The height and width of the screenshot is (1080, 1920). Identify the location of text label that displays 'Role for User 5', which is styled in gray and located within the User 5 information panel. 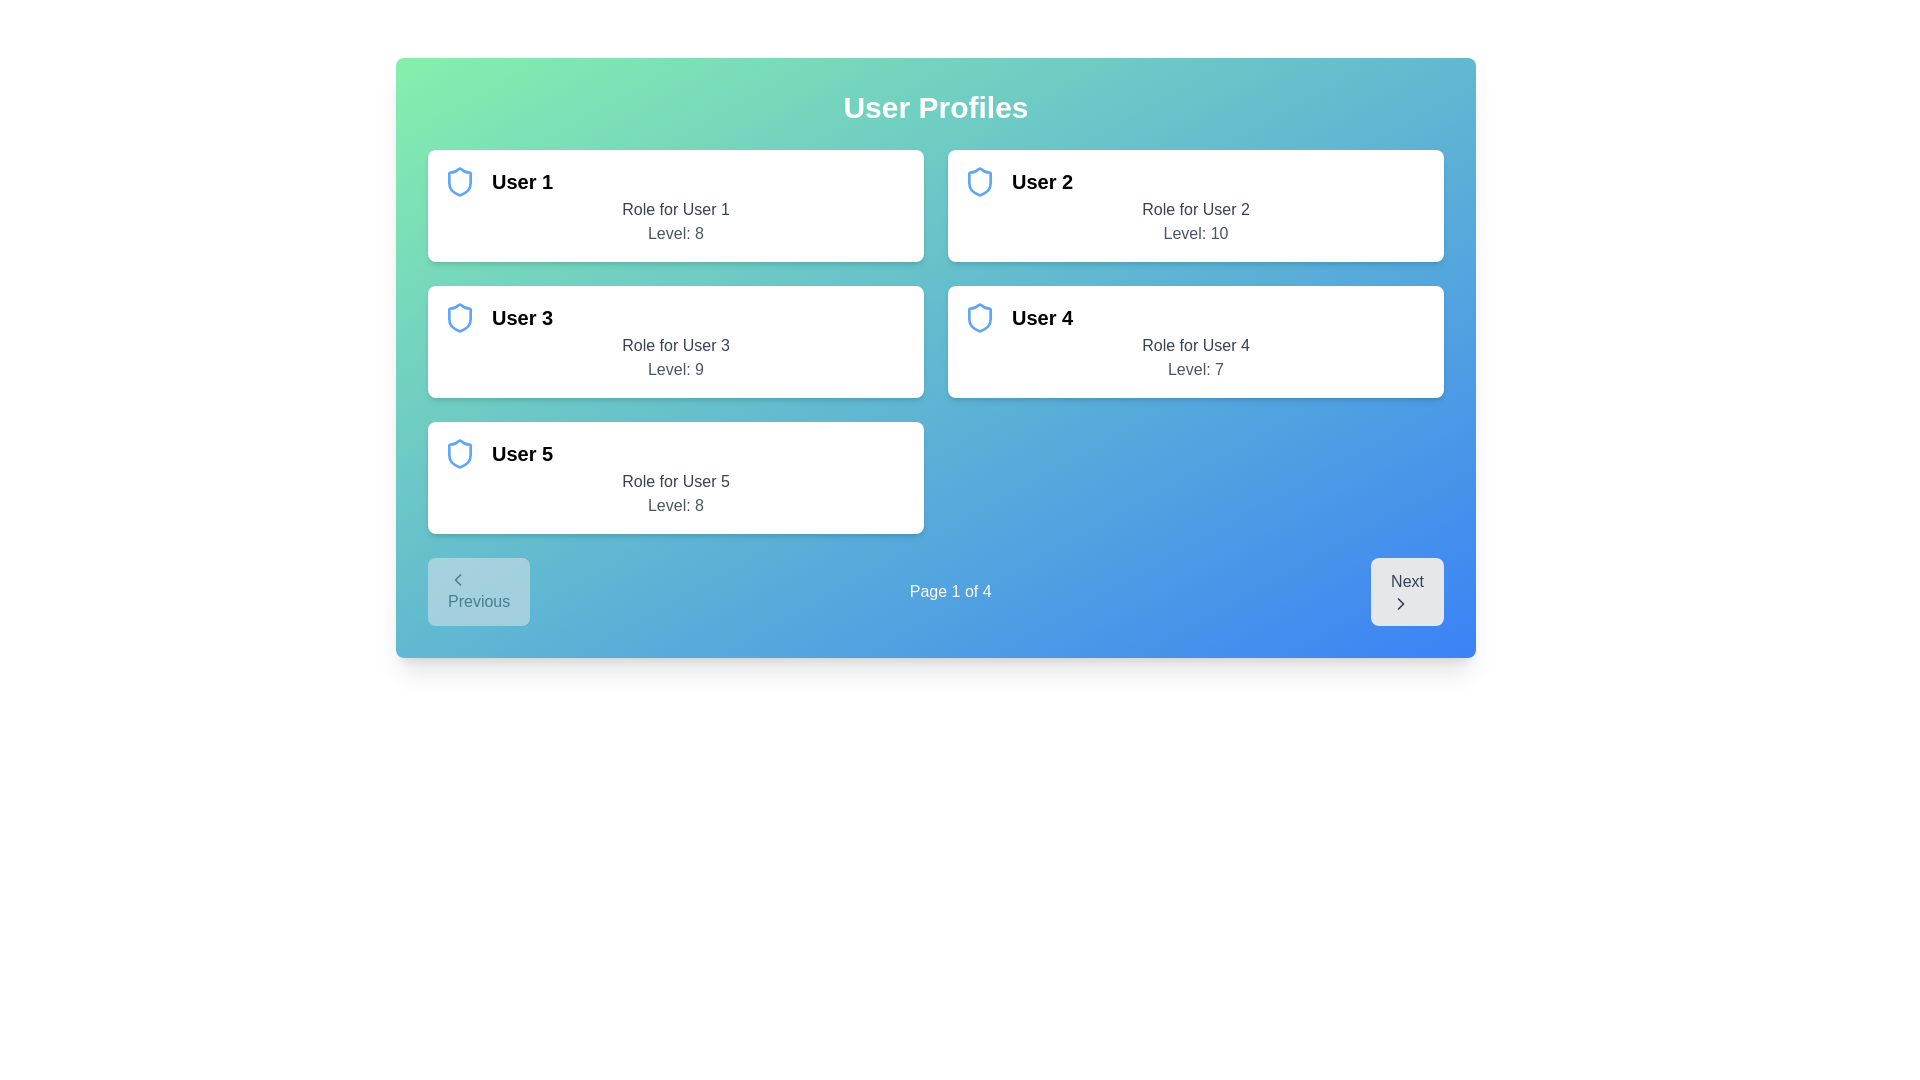
(676, 482).